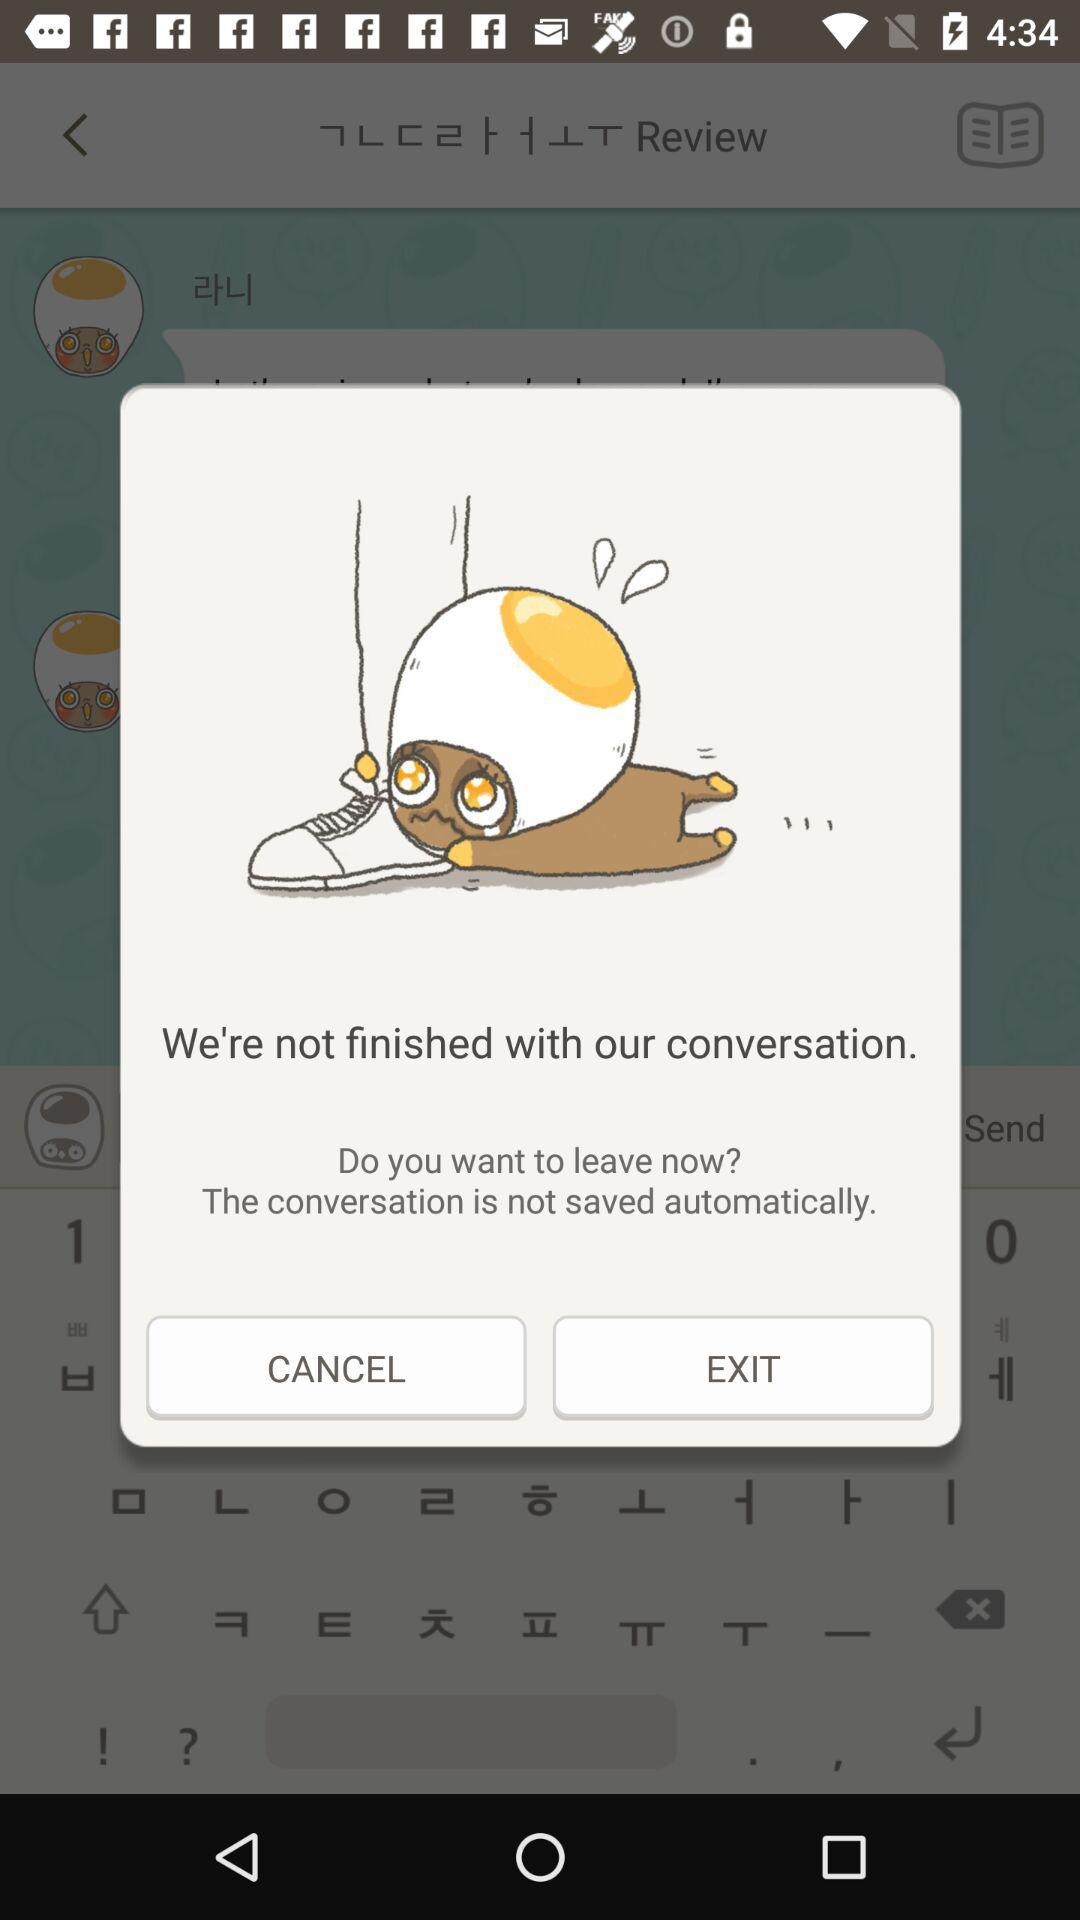 This screenshot has height=1920, width=1080. I want to click on icon below the do you want item, so click(743, 1367).